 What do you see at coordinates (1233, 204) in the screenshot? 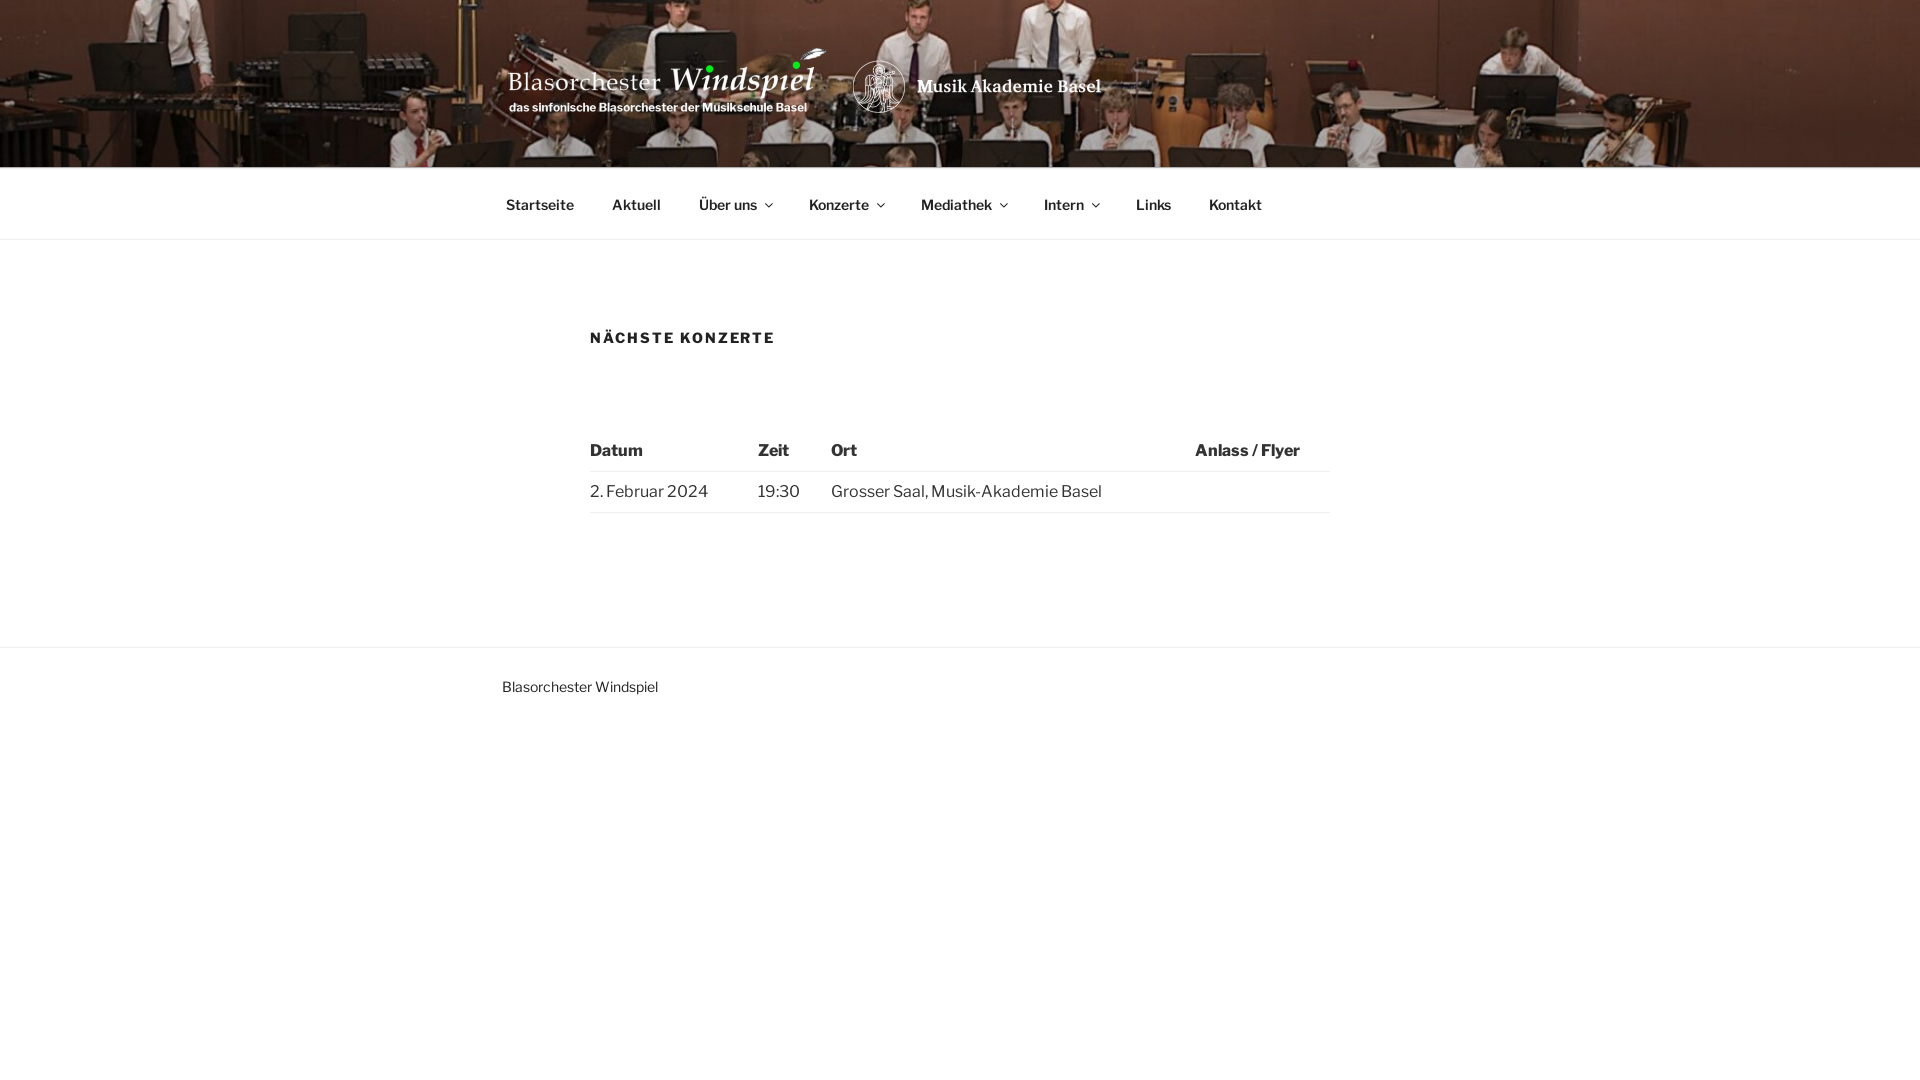
I see `'Kontakt'` at bounding box center [1233, 204].